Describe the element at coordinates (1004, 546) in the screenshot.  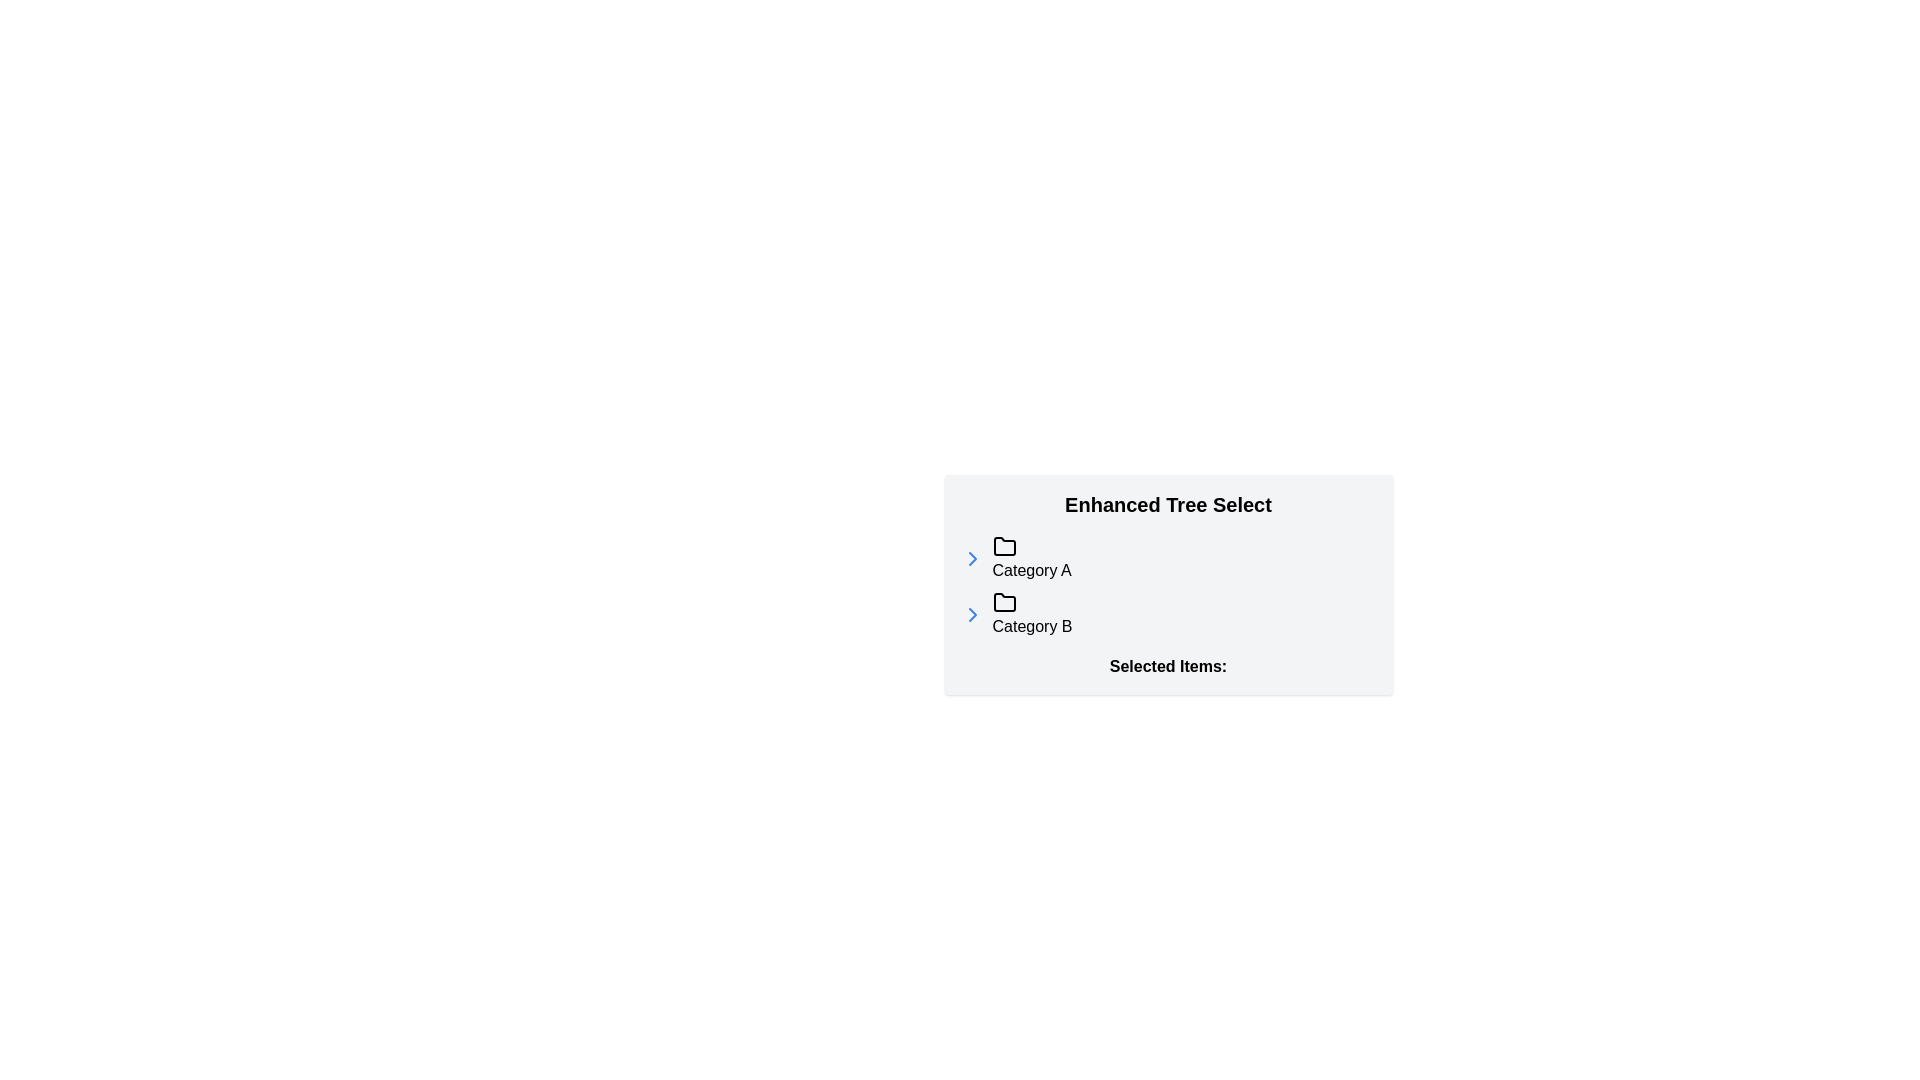
I see `the folder icon located to the left of the label 'Category A'` at that location.